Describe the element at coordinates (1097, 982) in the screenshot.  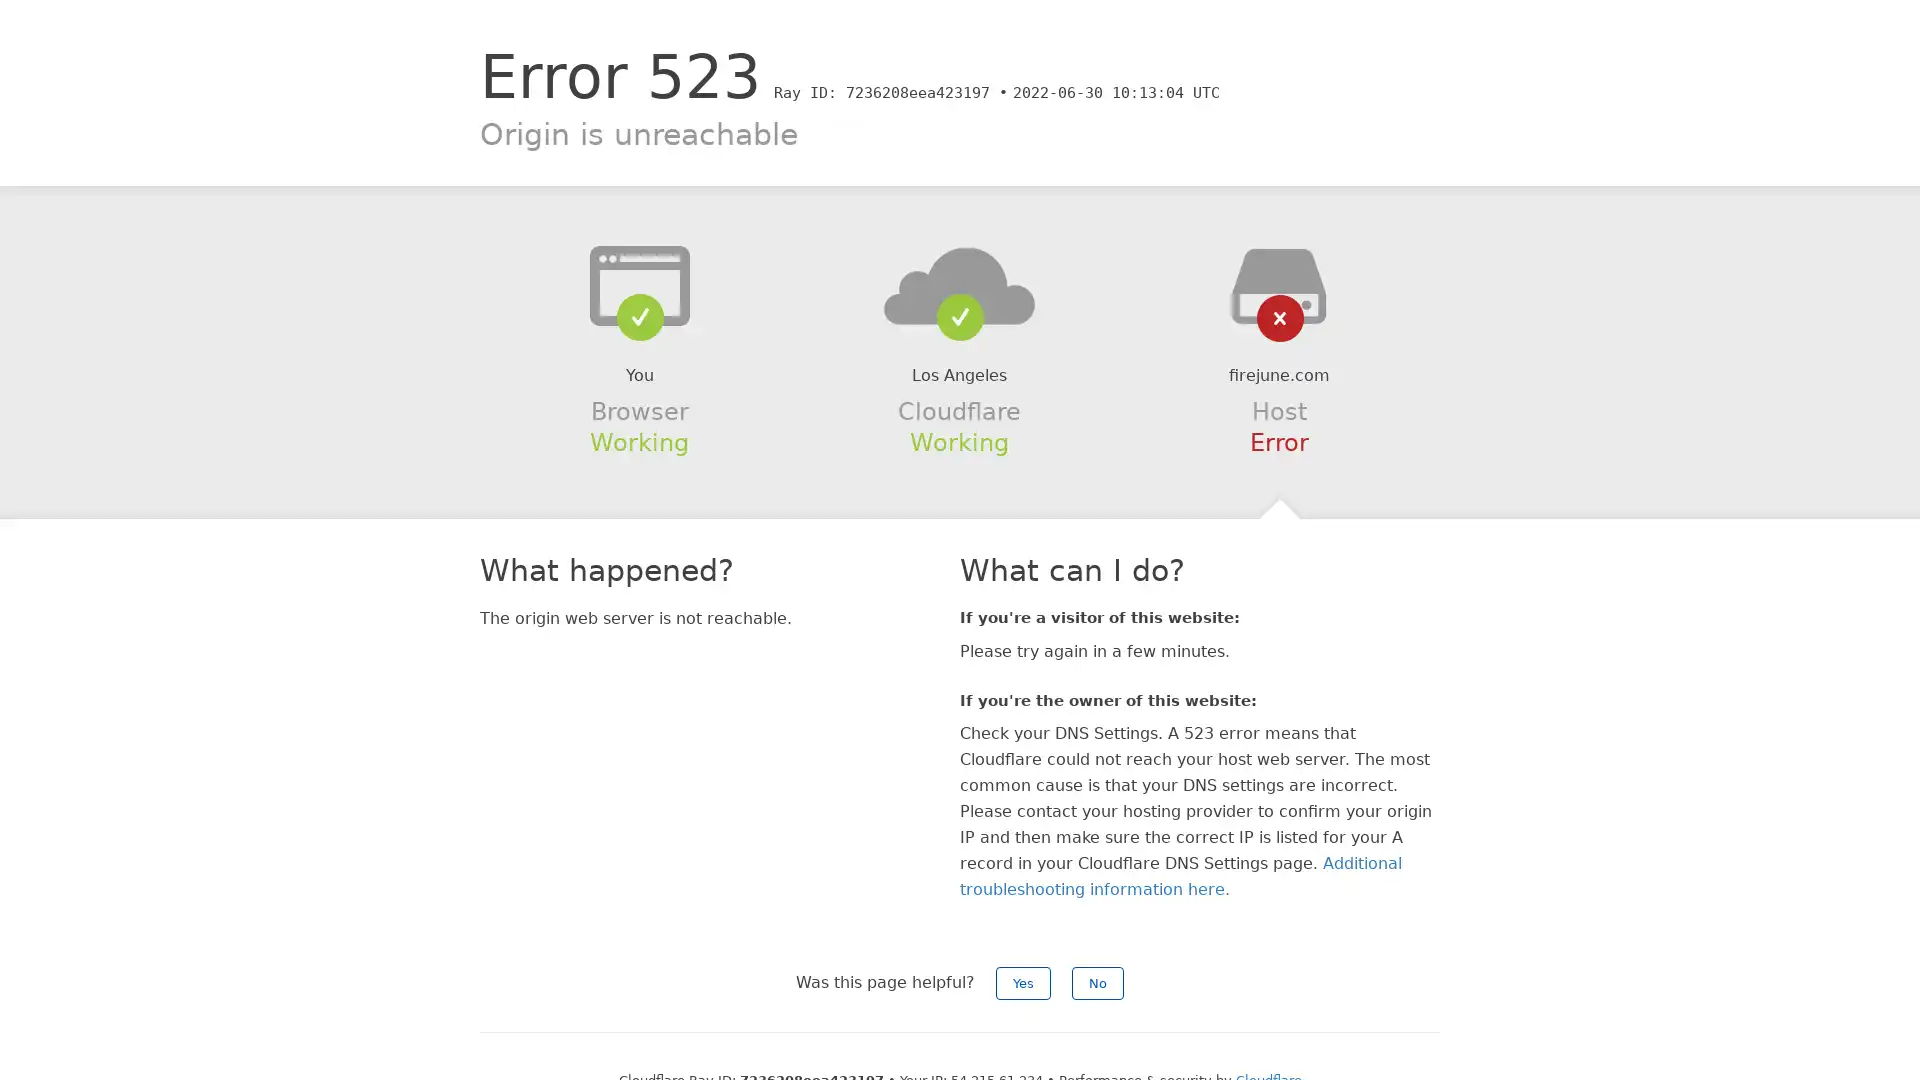
I see `No` at that location.